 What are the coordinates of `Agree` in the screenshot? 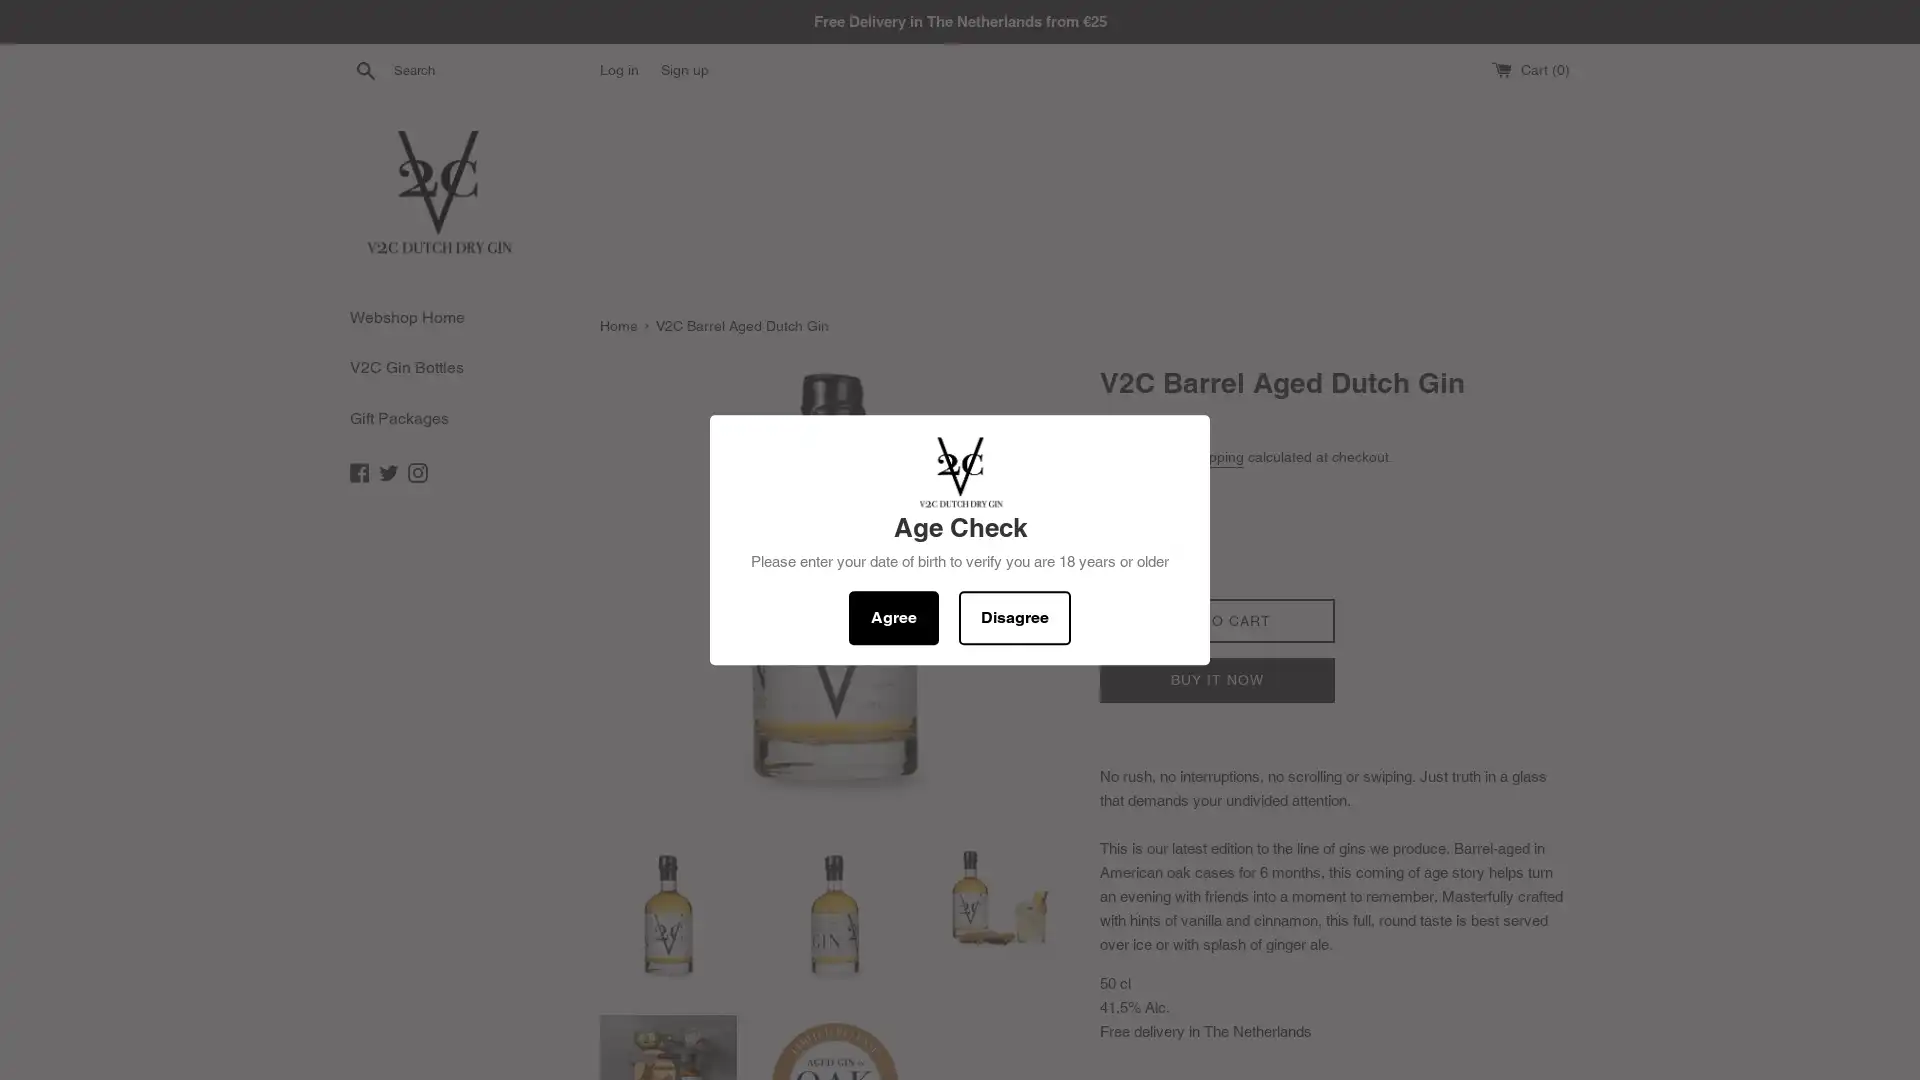 It's located at (892, 616).